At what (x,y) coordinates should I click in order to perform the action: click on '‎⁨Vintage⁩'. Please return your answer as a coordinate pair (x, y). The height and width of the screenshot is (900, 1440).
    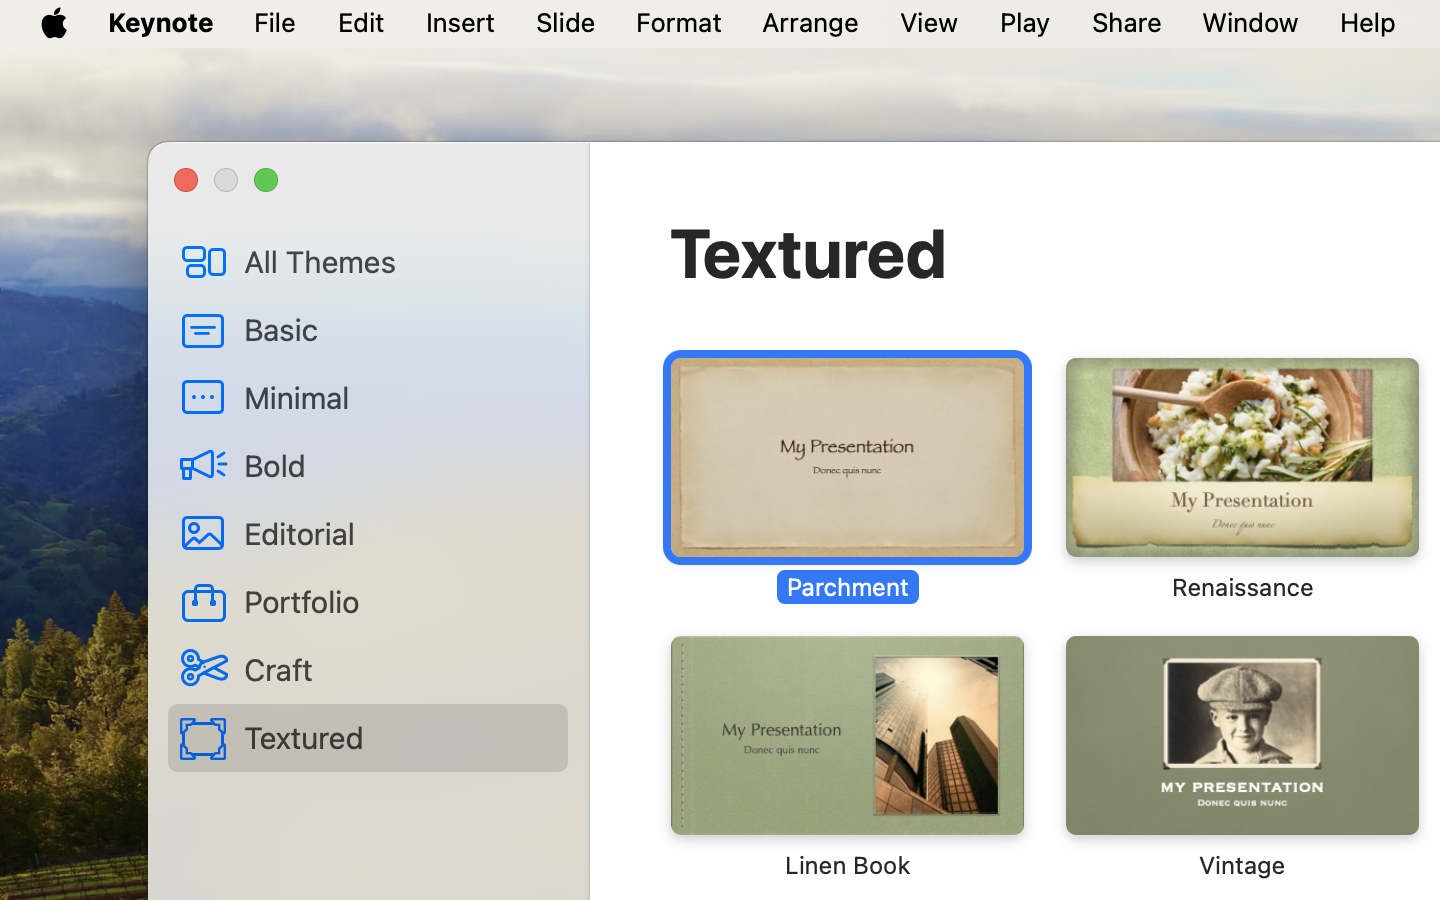
    Looking at the image, I should click on (1239, 756).